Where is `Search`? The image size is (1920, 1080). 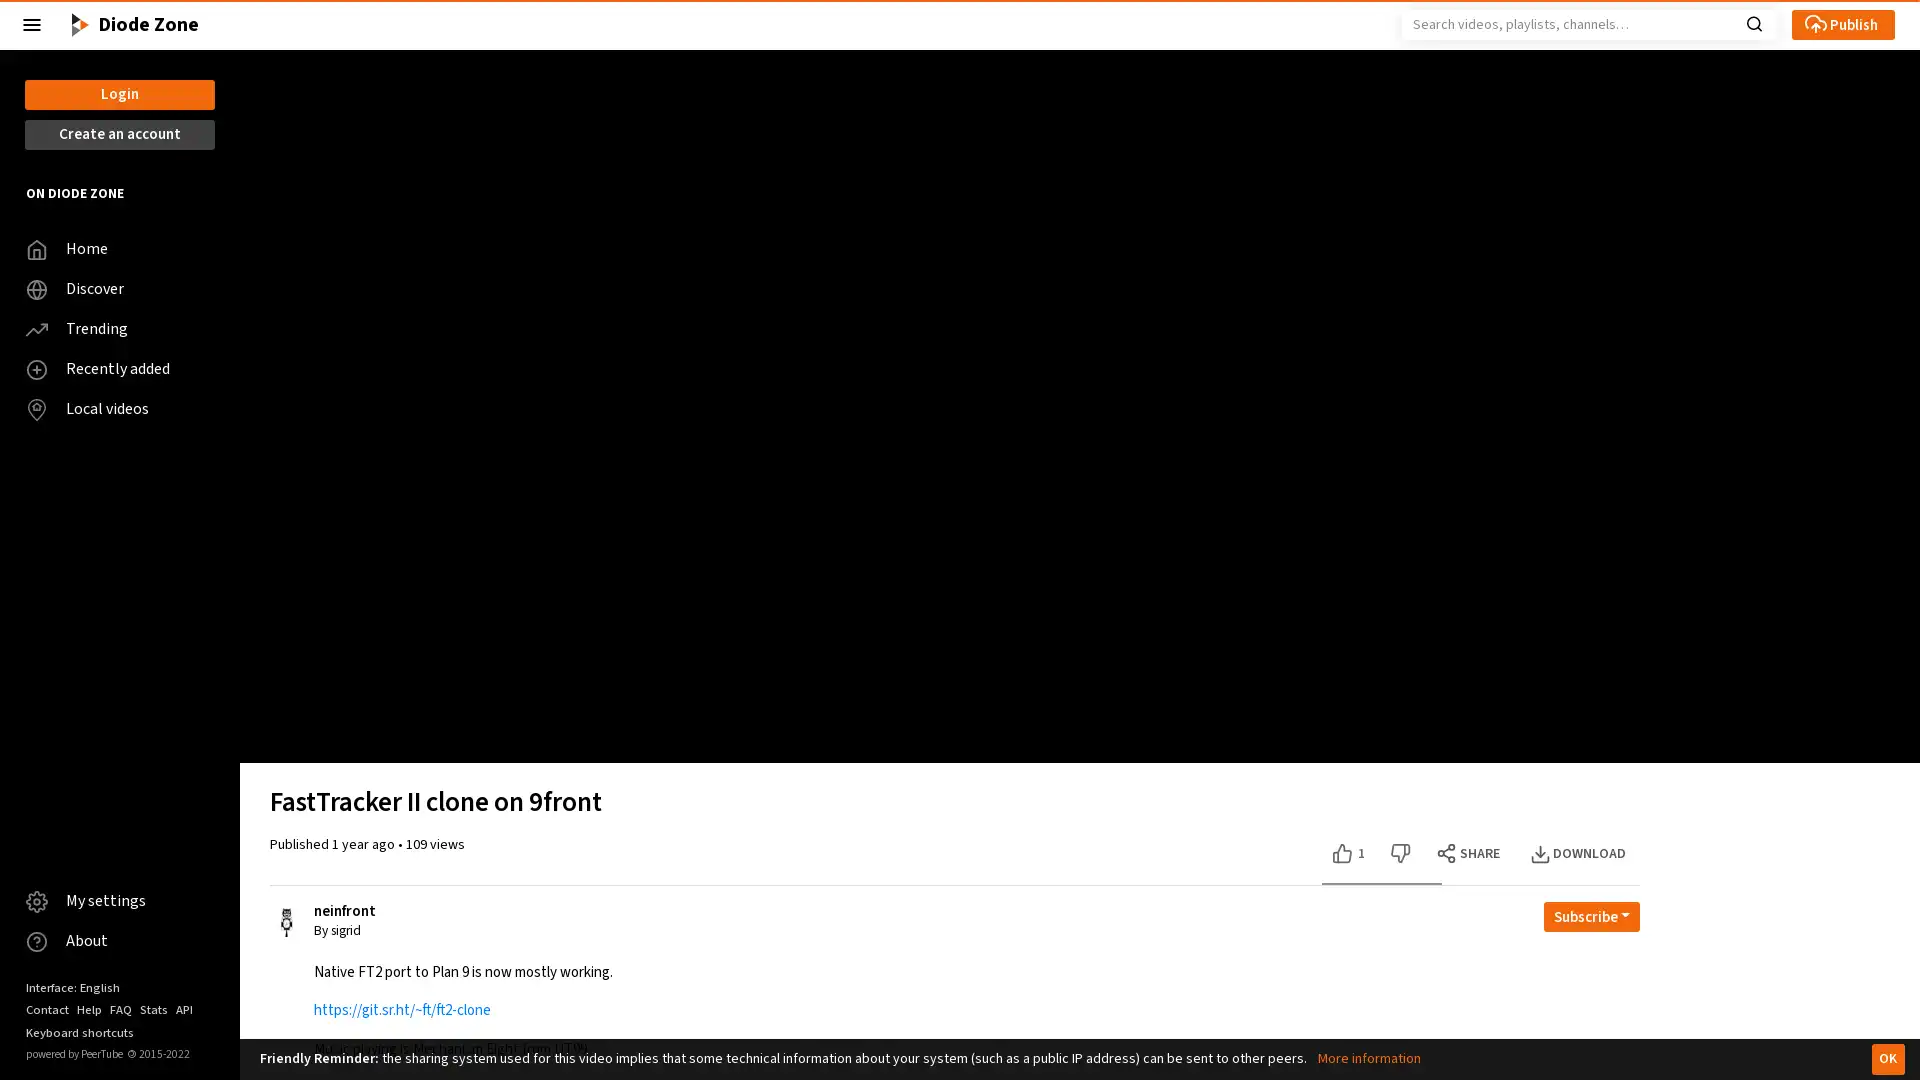
Search is located at coordinates (1753, 22).